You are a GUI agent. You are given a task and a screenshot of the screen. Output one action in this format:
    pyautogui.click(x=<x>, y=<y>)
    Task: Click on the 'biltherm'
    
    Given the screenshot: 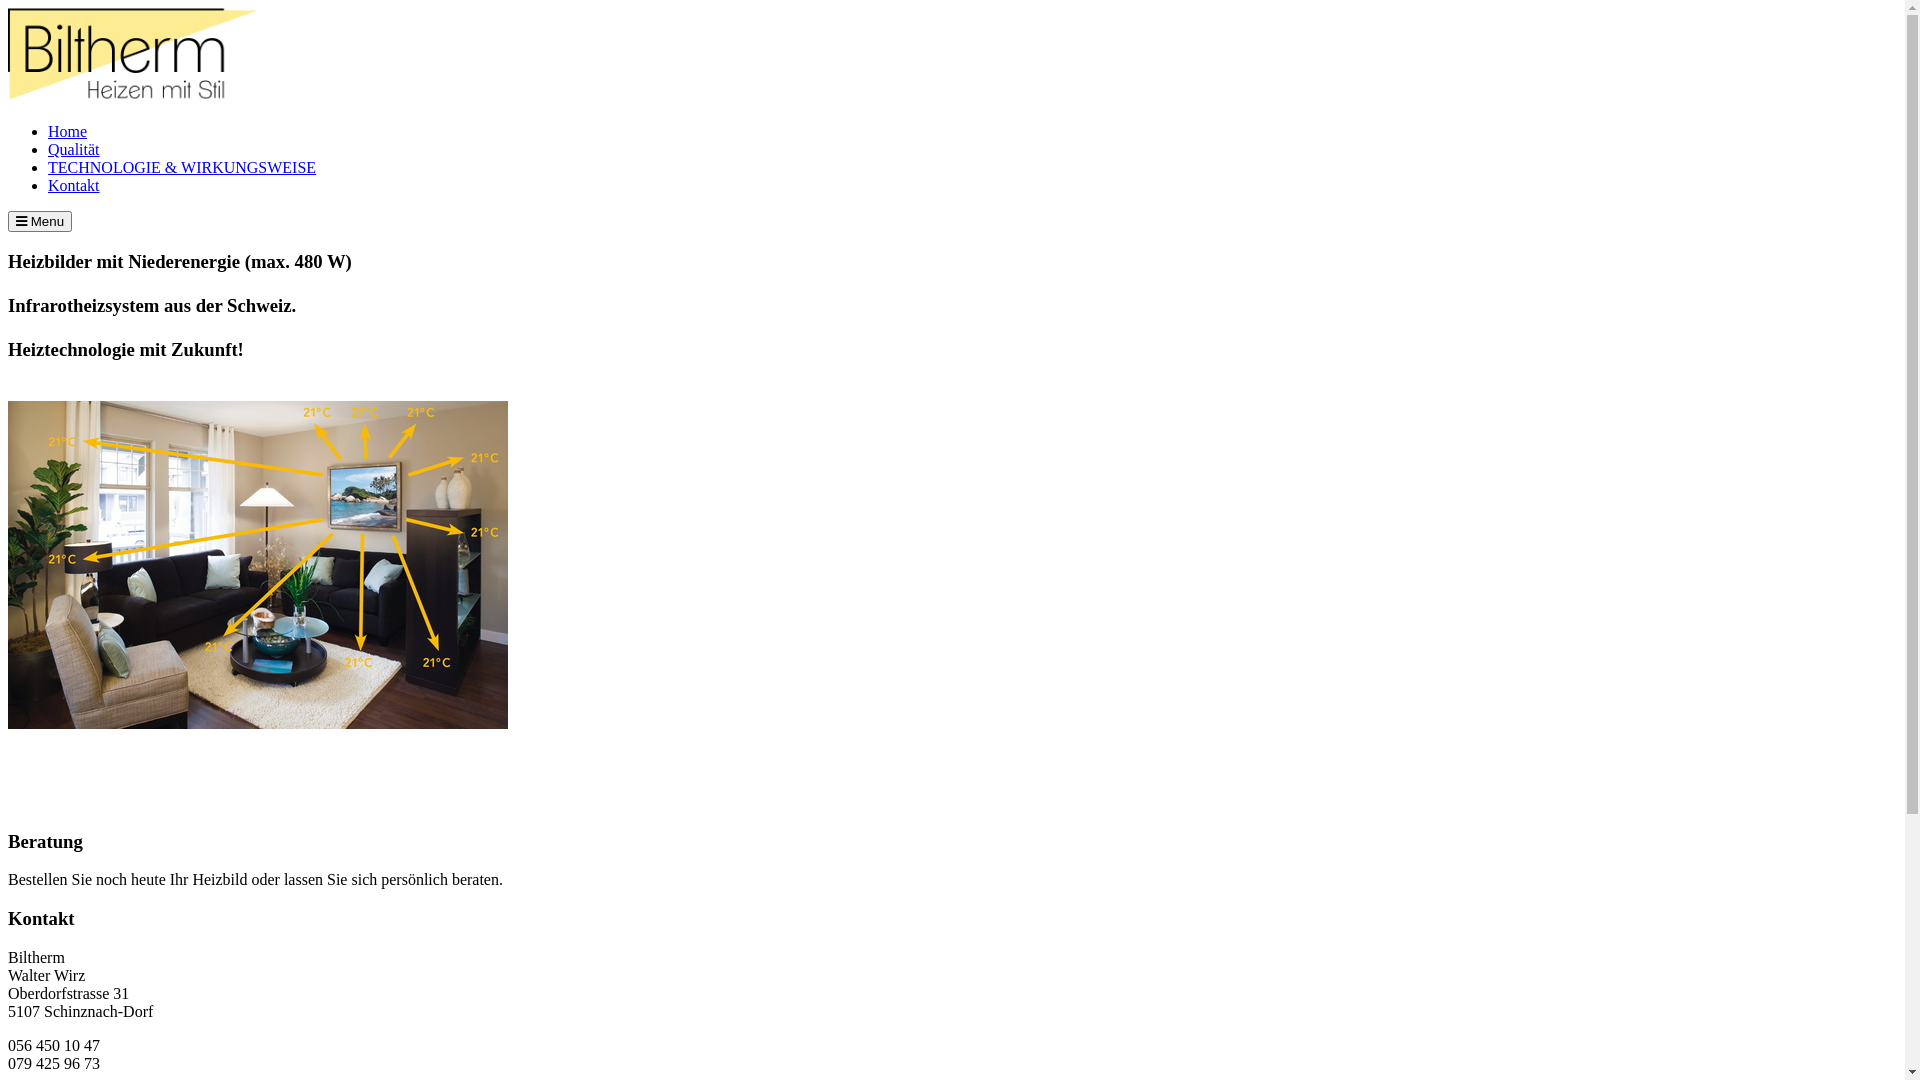 What is the action you would take?
    pyautogui.click(x=132, y=97)
    